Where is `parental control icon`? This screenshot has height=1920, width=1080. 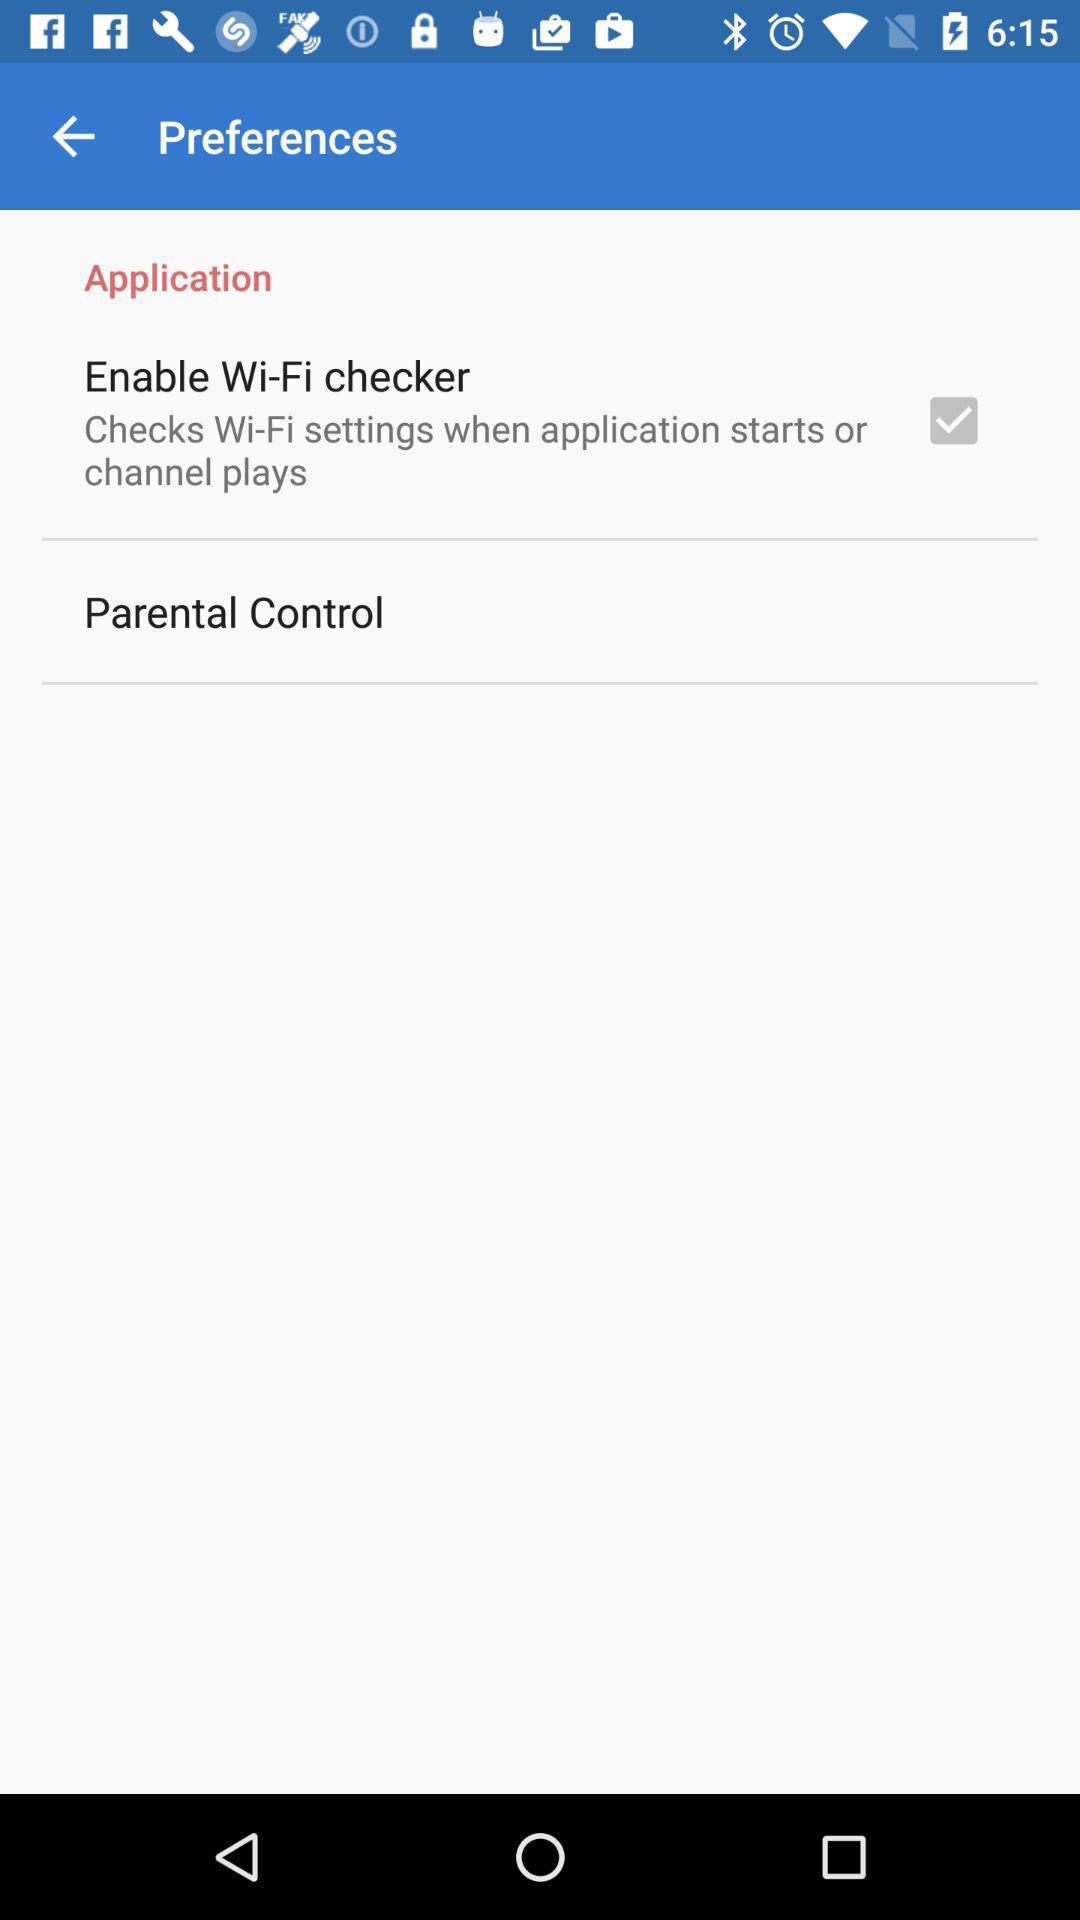
parental control icon is located at coordinates (233, 610).